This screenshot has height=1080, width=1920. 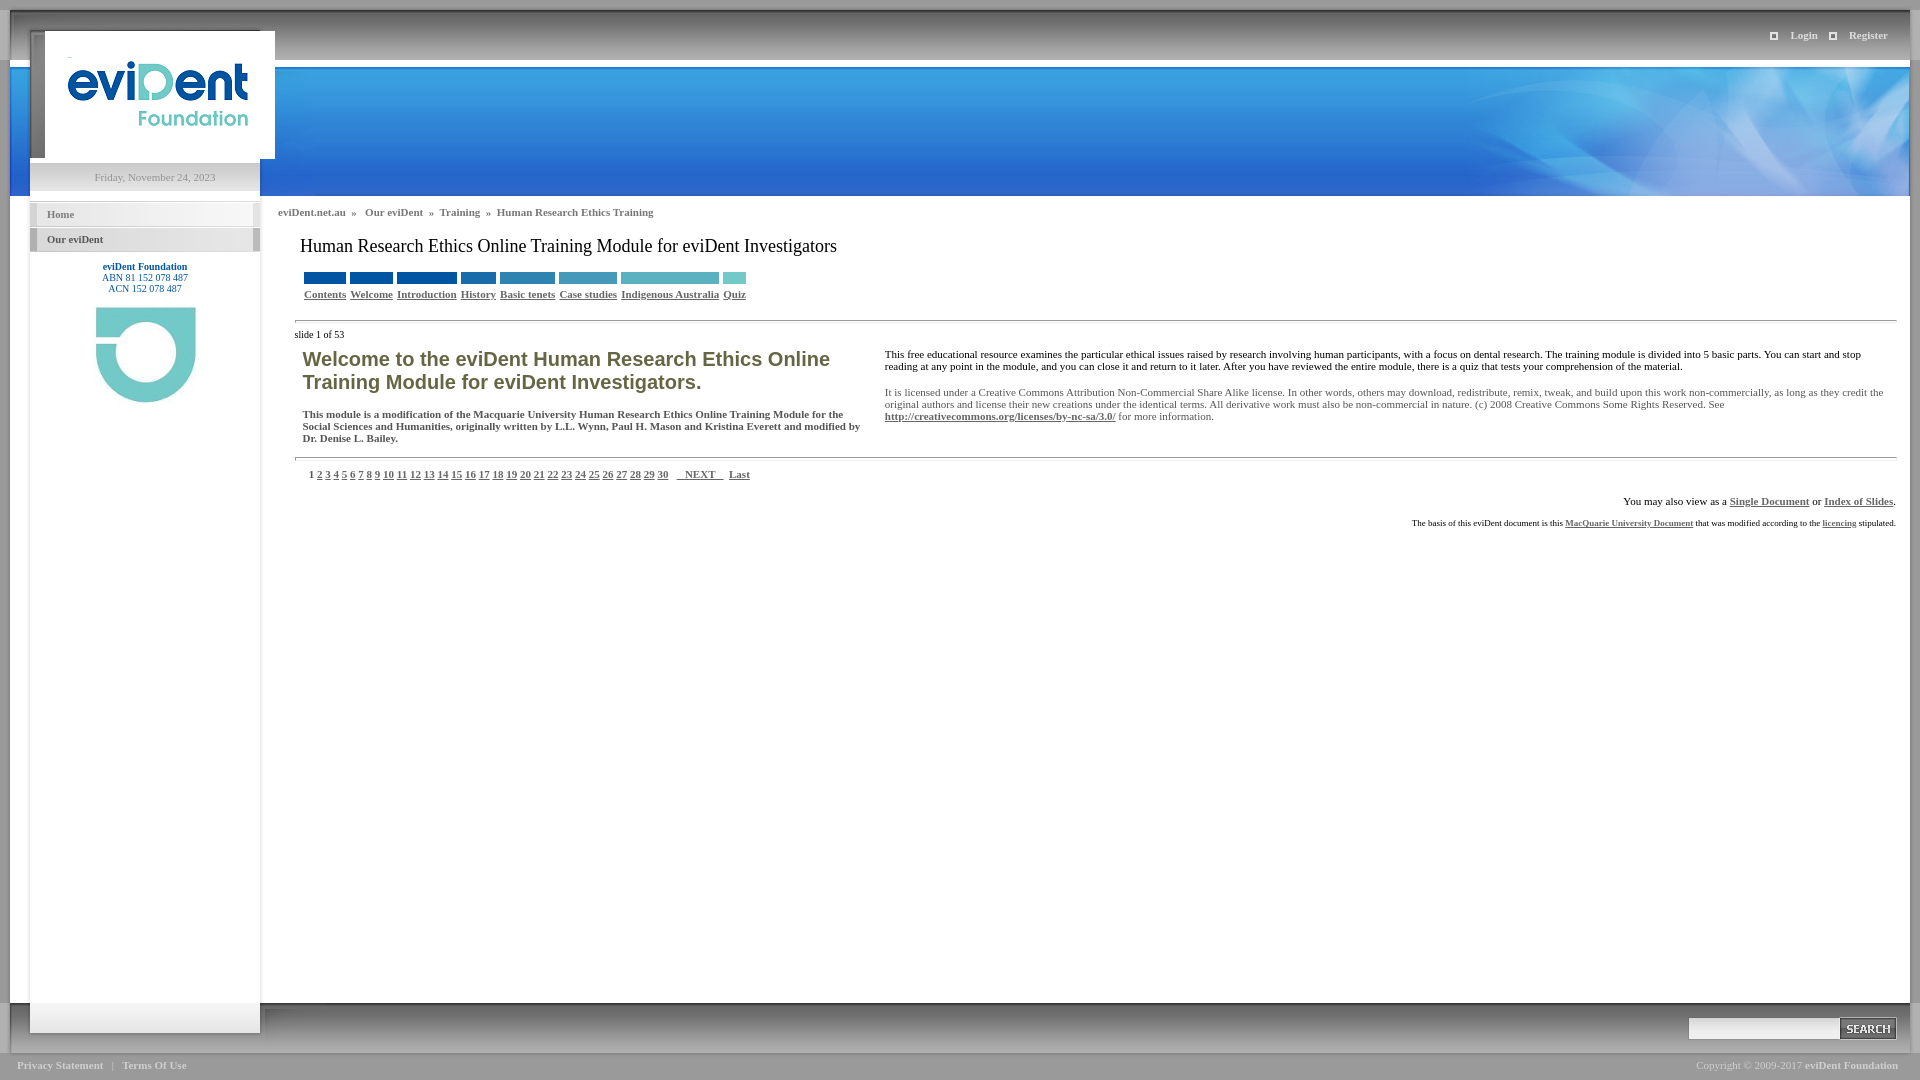 What do you see at coordinates (345, 474) in the screenshot?
I see `'5'` at bounding box center [345, 474].